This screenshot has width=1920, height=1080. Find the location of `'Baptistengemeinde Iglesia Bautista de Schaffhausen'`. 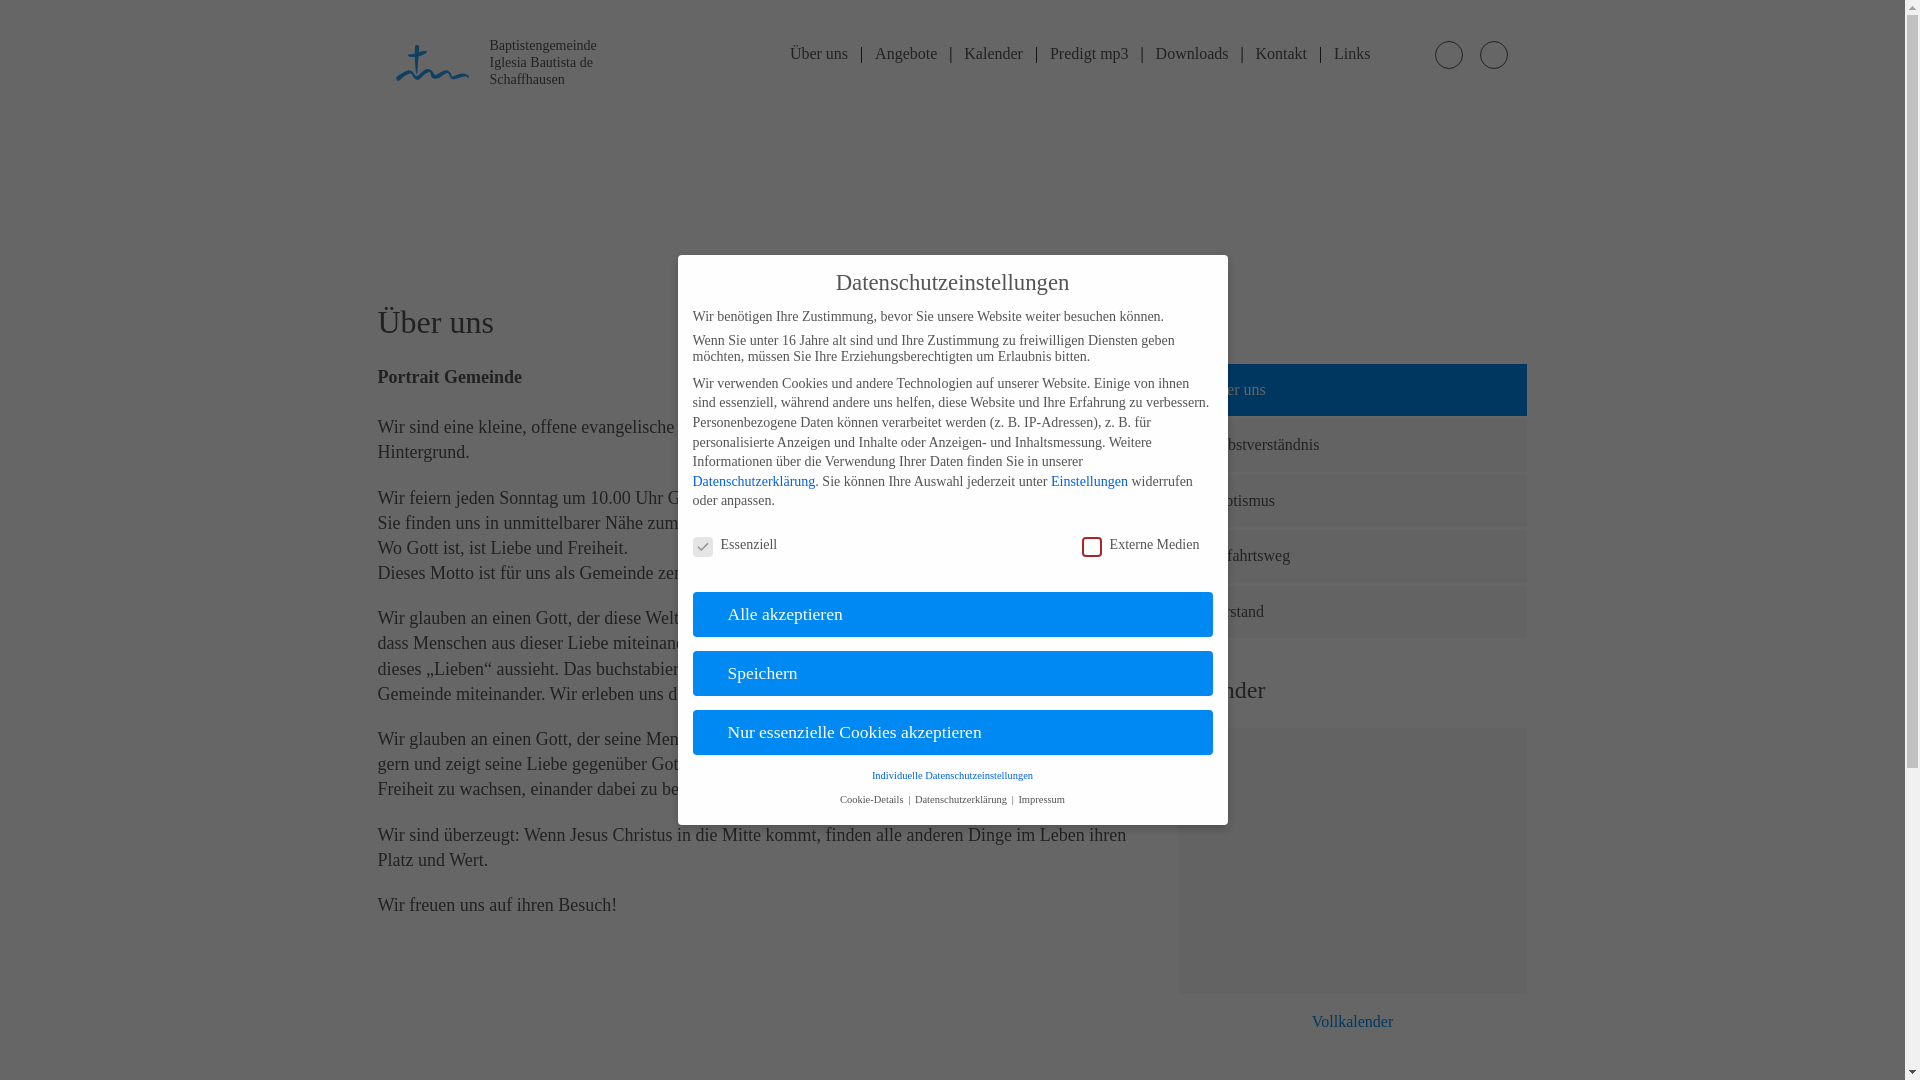

'Baptistengemeinde Iglesia Bautista de Schaffhausen' is located at coordinates (395, 59).